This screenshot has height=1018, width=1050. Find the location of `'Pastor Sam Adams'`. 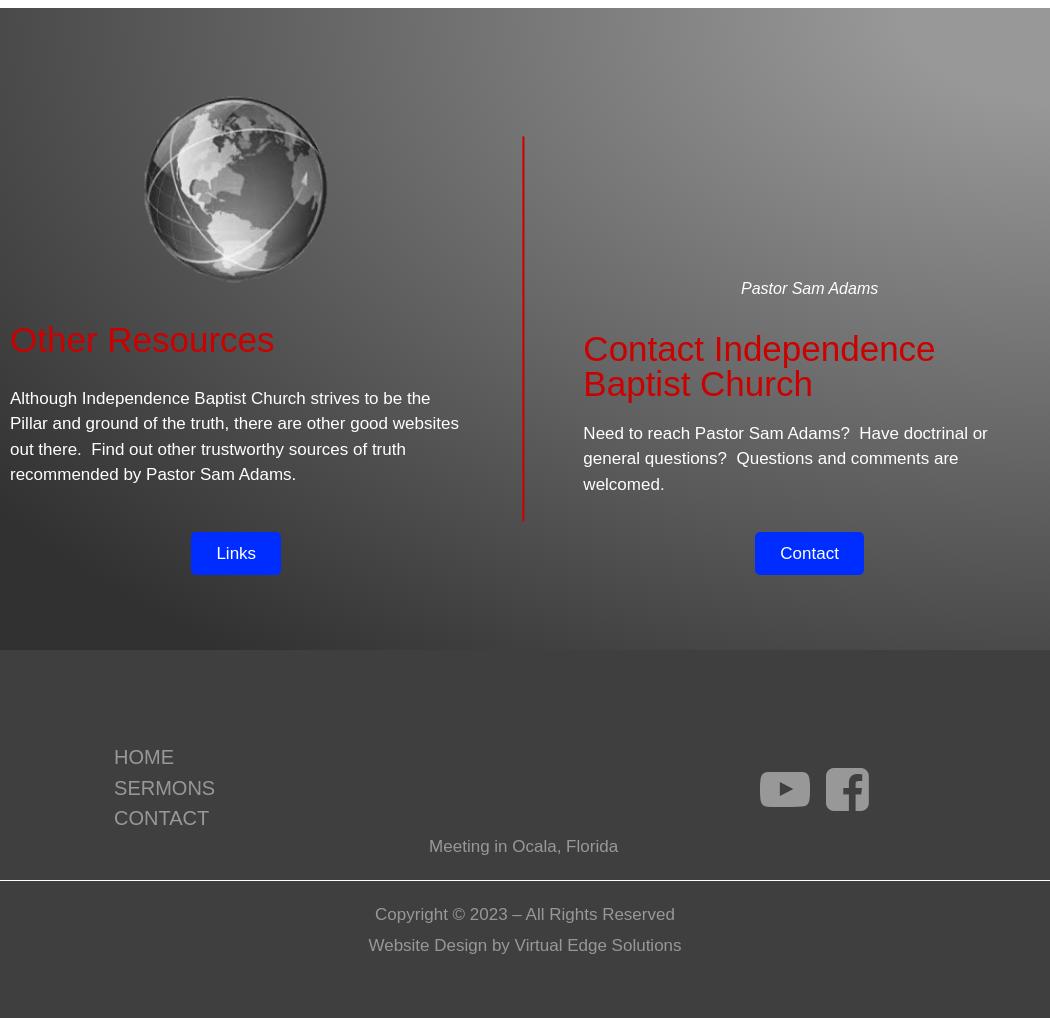

'Pastor Sam Adams' is located at coordinates (739, 288).